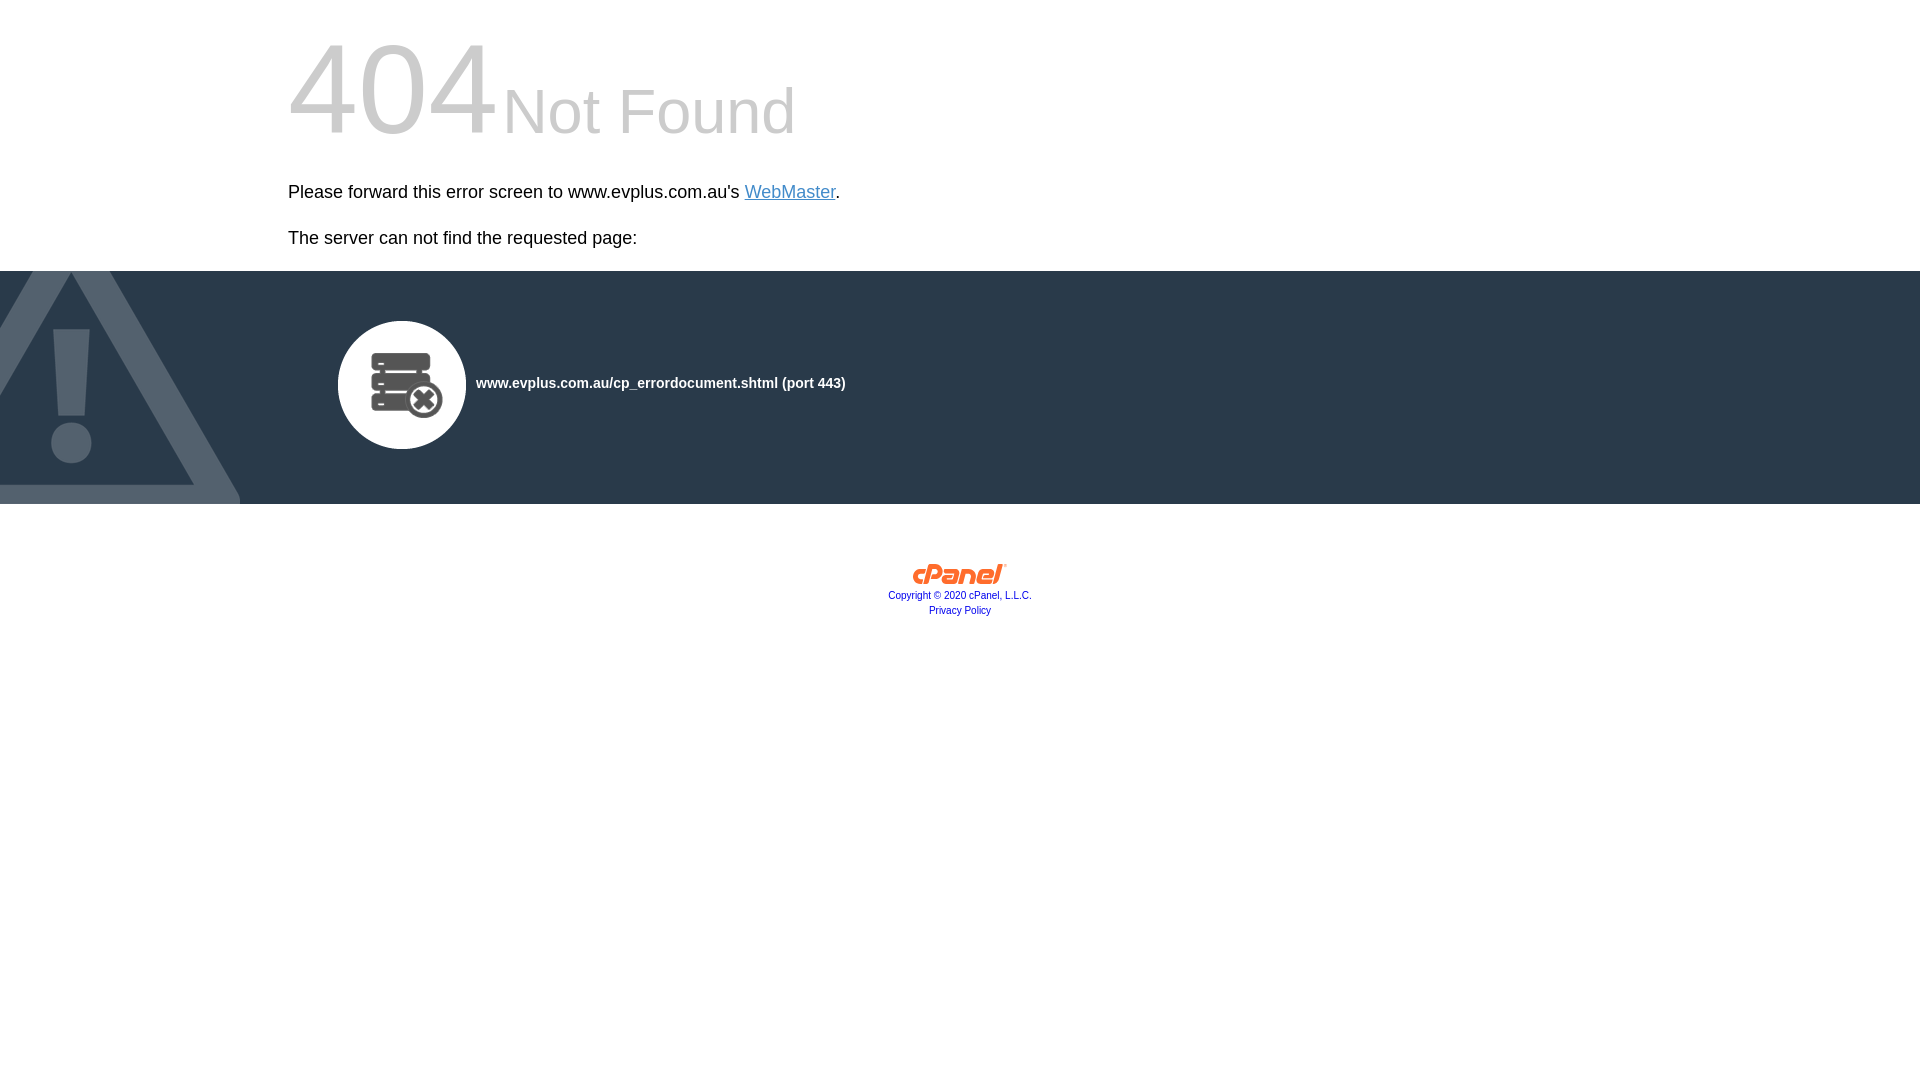  What do you see at coordinates (743, 192) in the screenshot?
I see `'WebMaster'` at bounding box center [743, 192].